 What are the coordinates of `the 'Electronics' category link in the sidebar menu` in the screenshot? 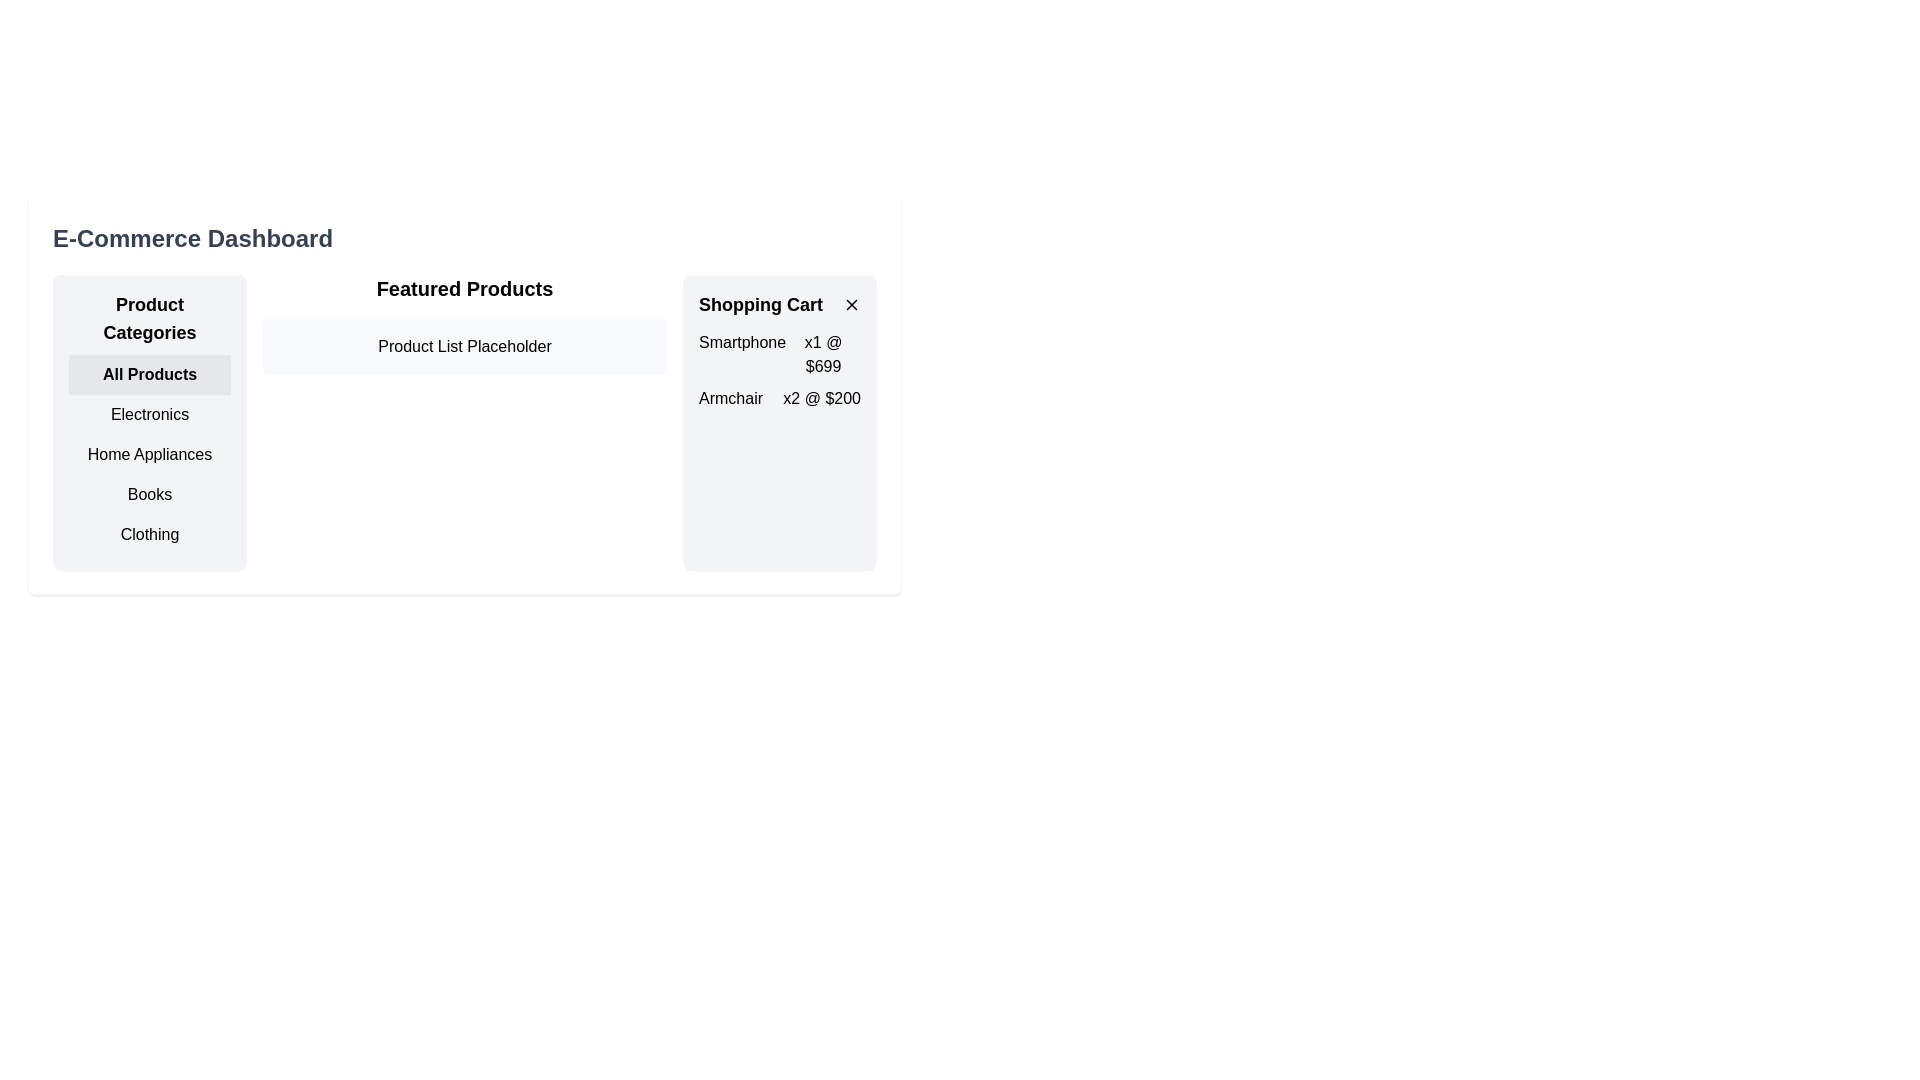 It's located at (148, 414).